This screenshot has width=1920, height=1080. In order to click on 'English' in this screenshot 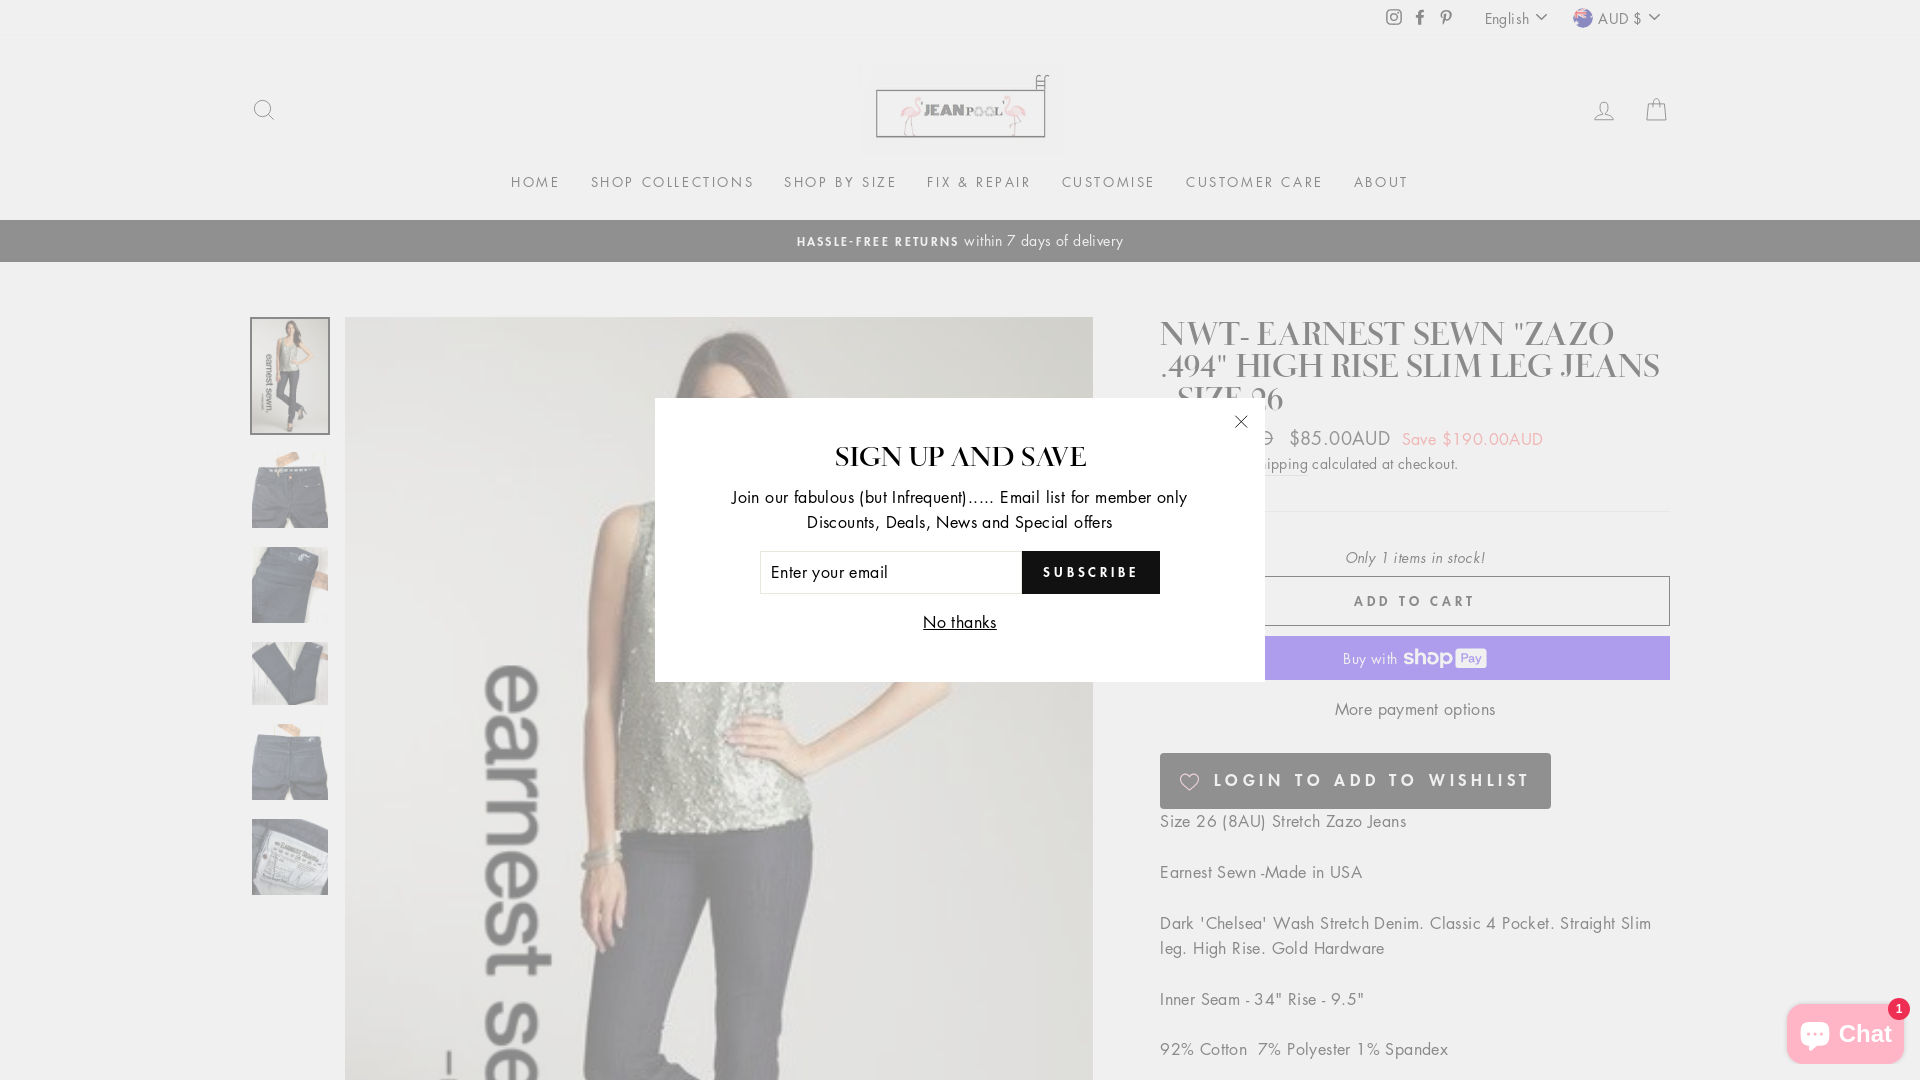, I will do `click(1517, 17)`.